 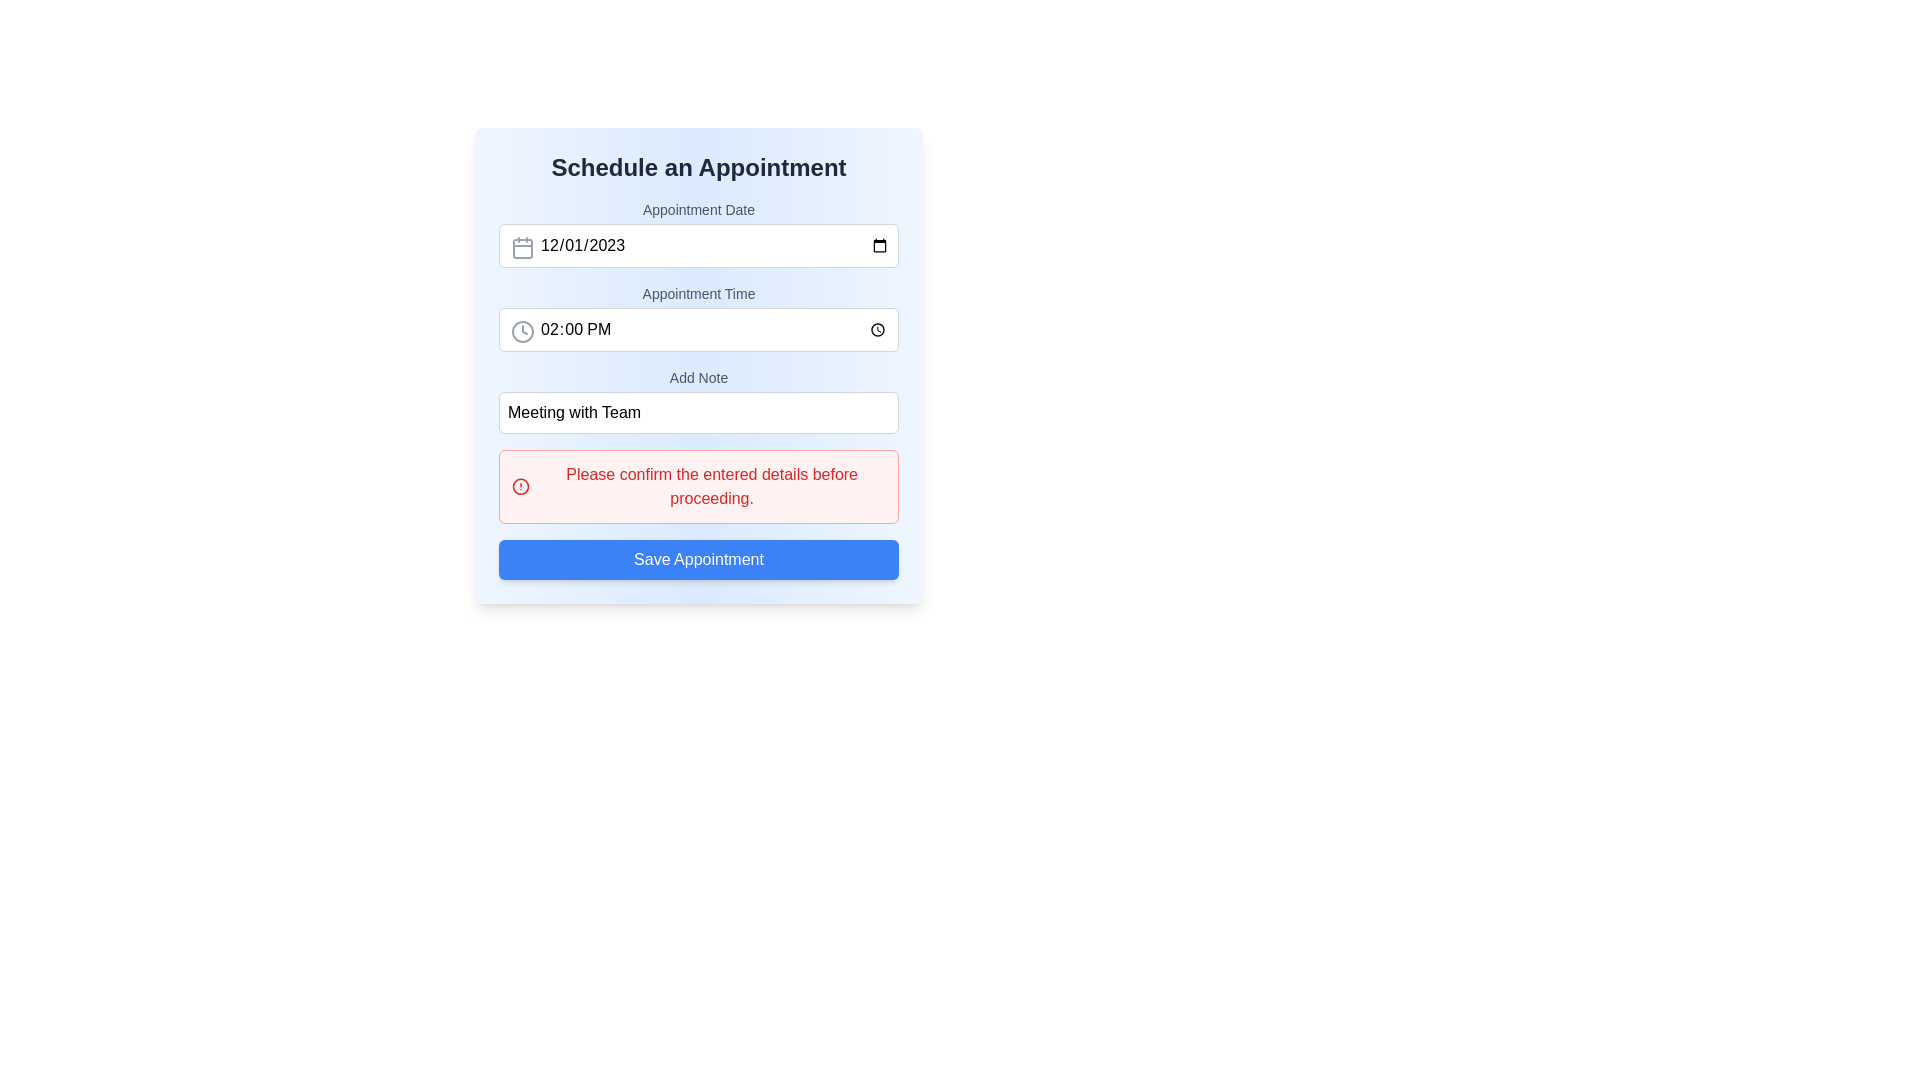 I want to click on the interior rectangular part of the calendar icon that represents the date selection feature, located to the left of the 'Appointment Date' section, so click(x=523, y=248).